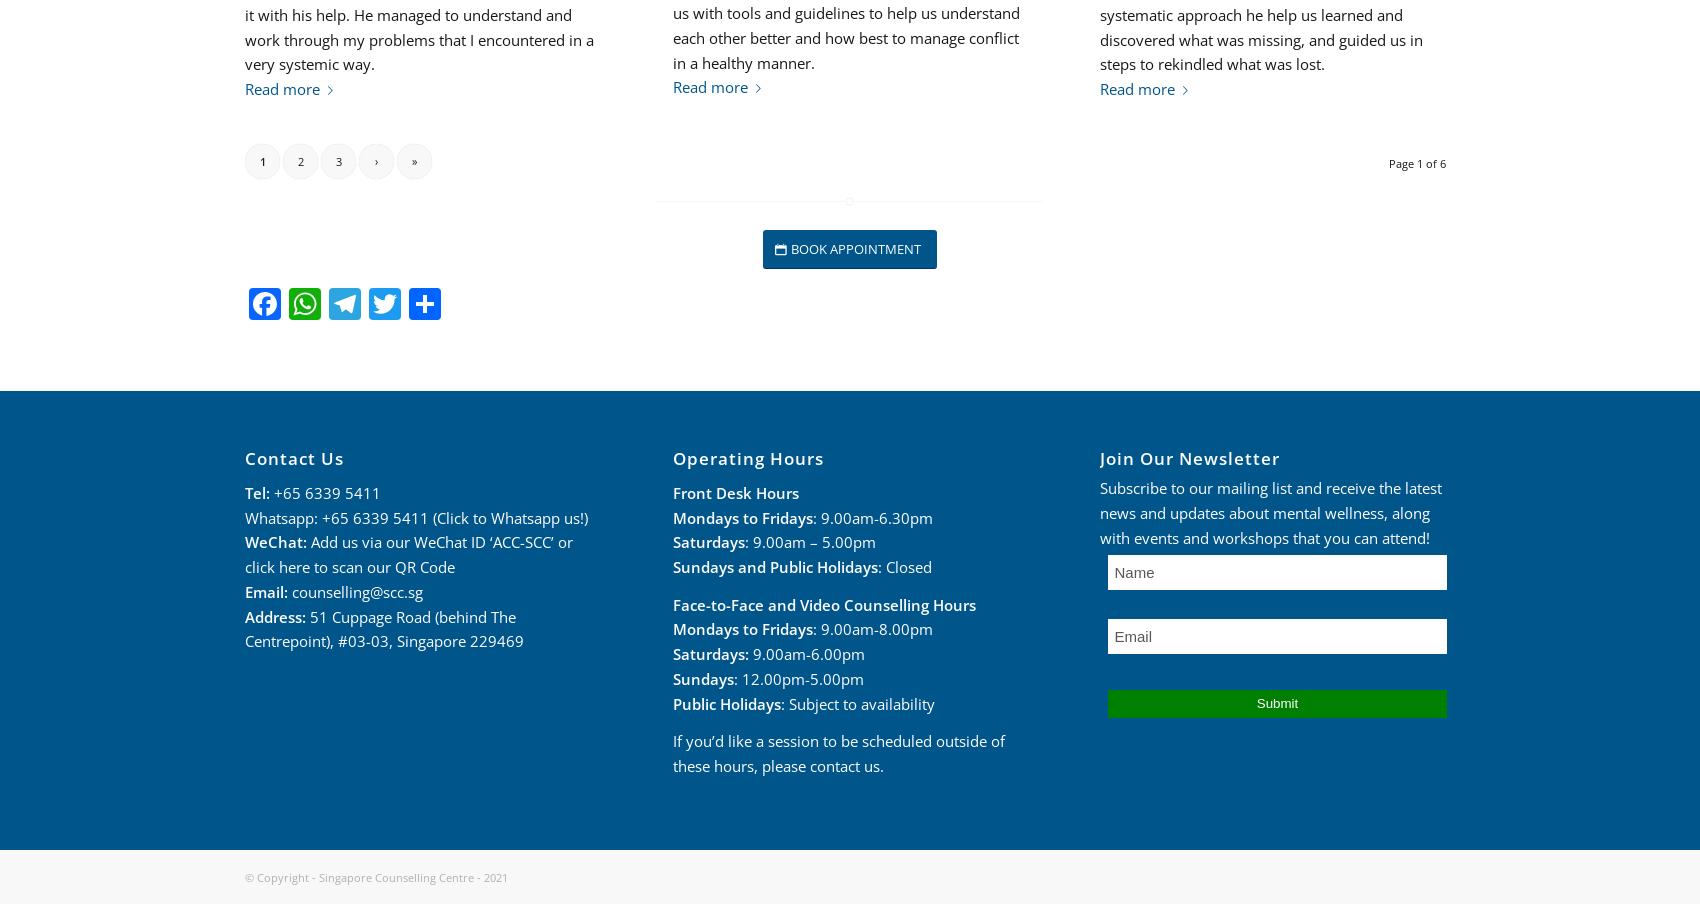  I want to click on 'Join Our Newsletter', so click(1189, 457).